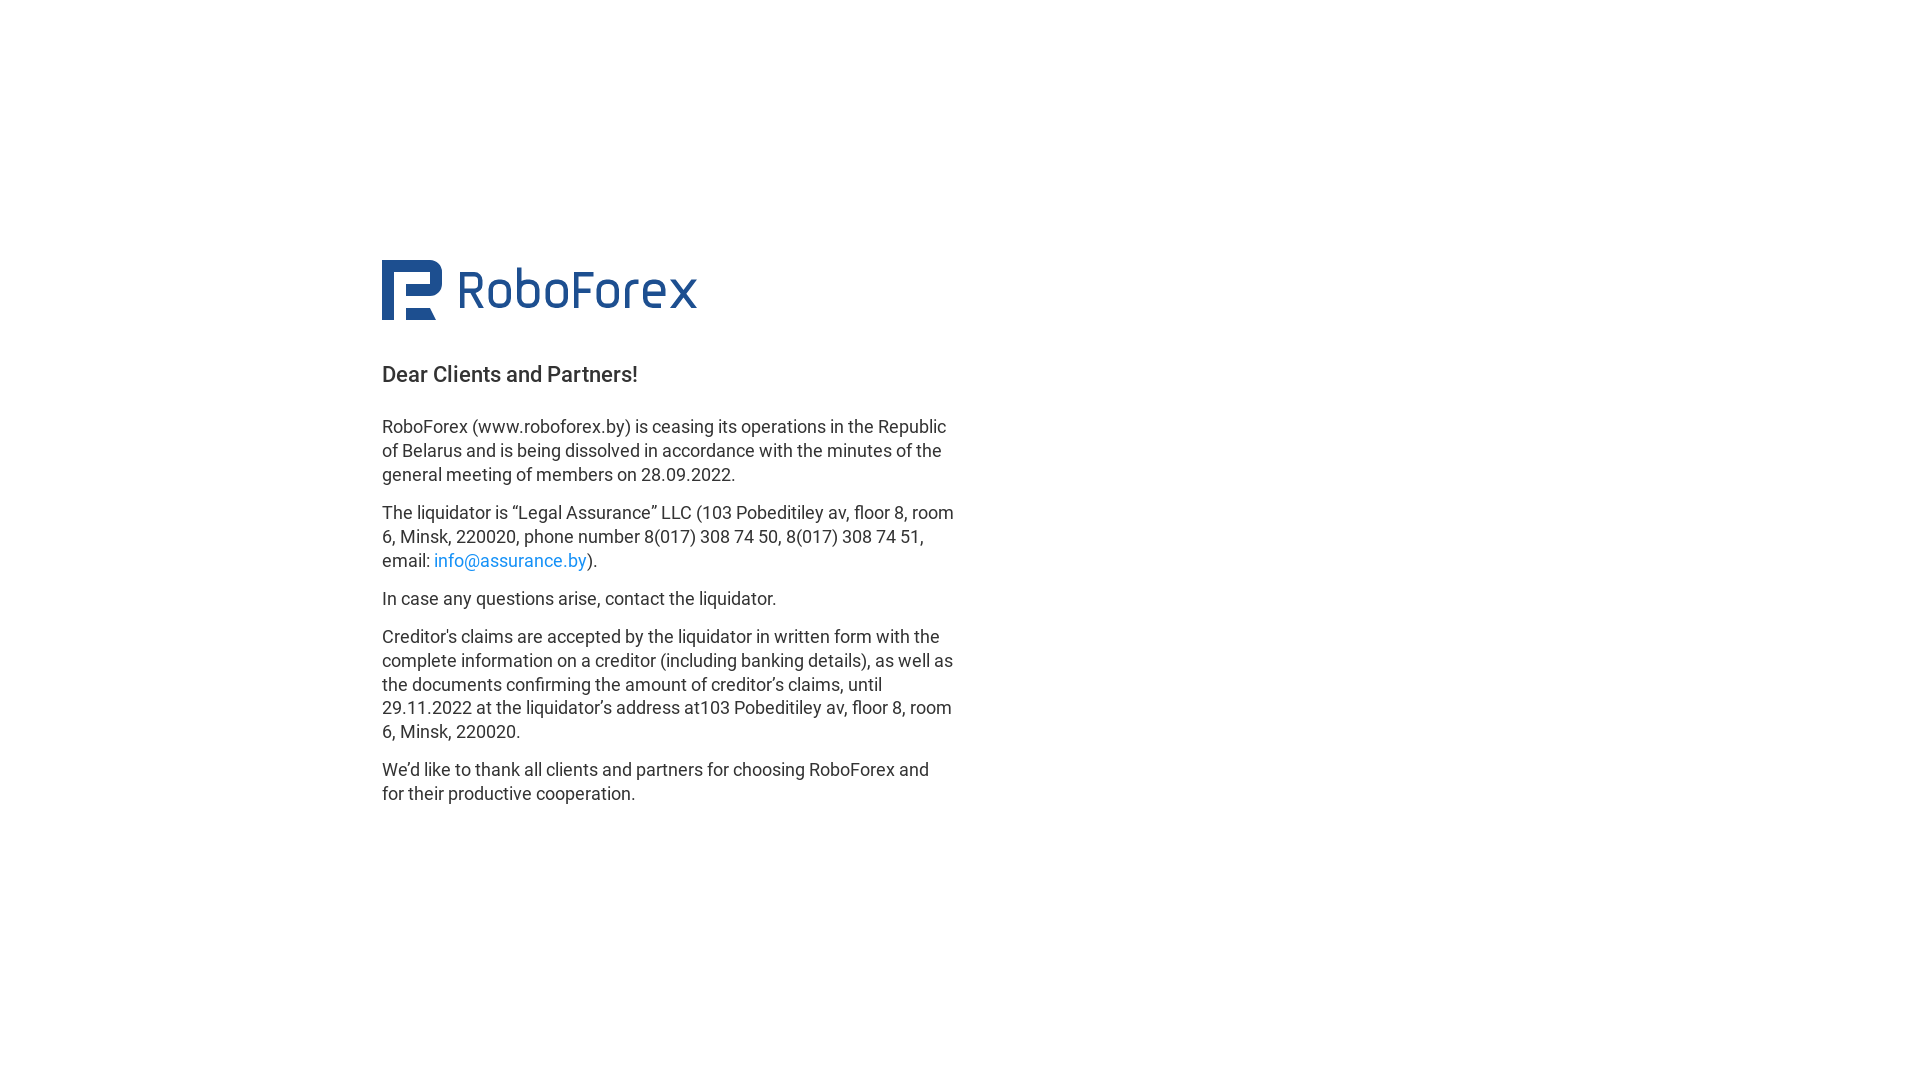  I want to click on 'info@assurance.by', so click(510, 560).